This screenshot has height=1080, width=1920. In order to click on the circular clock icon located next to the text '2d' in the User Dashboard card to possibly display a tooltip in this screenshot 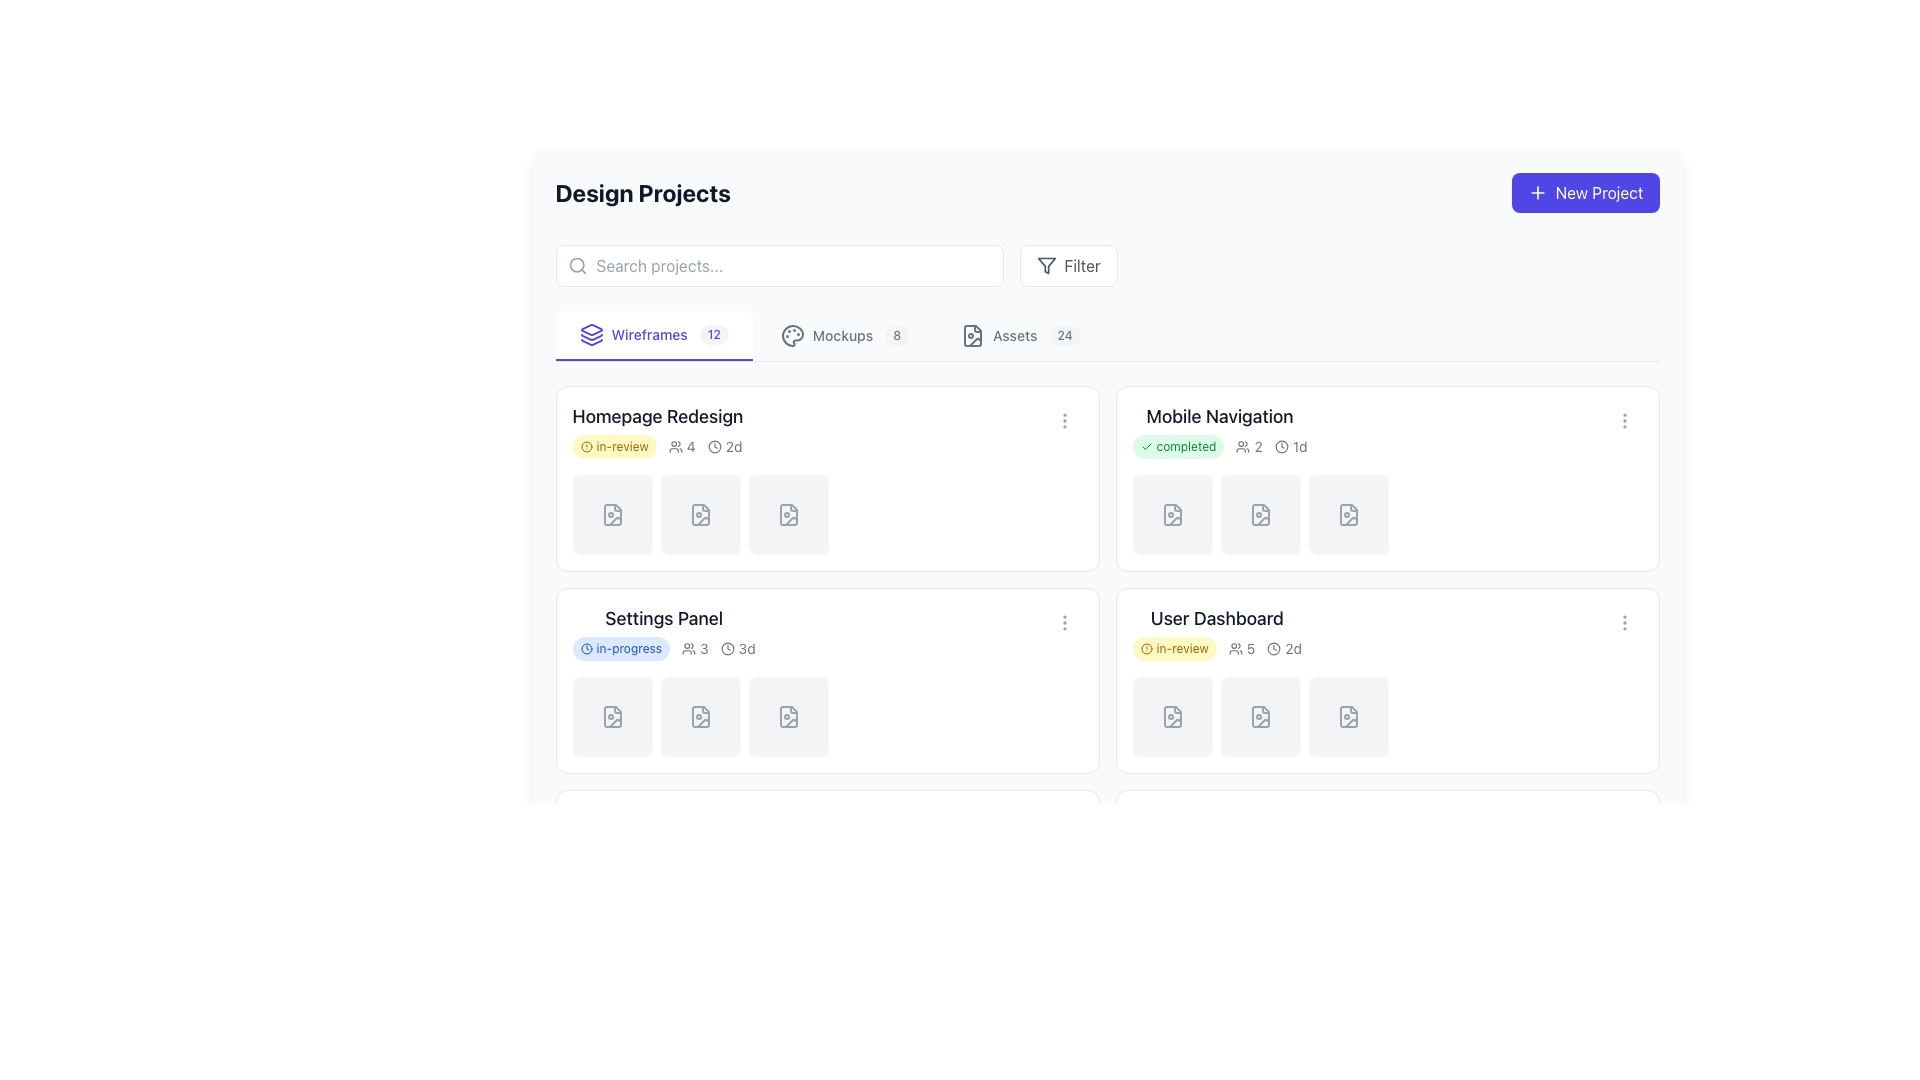, I will do `click(1273, 648)`.